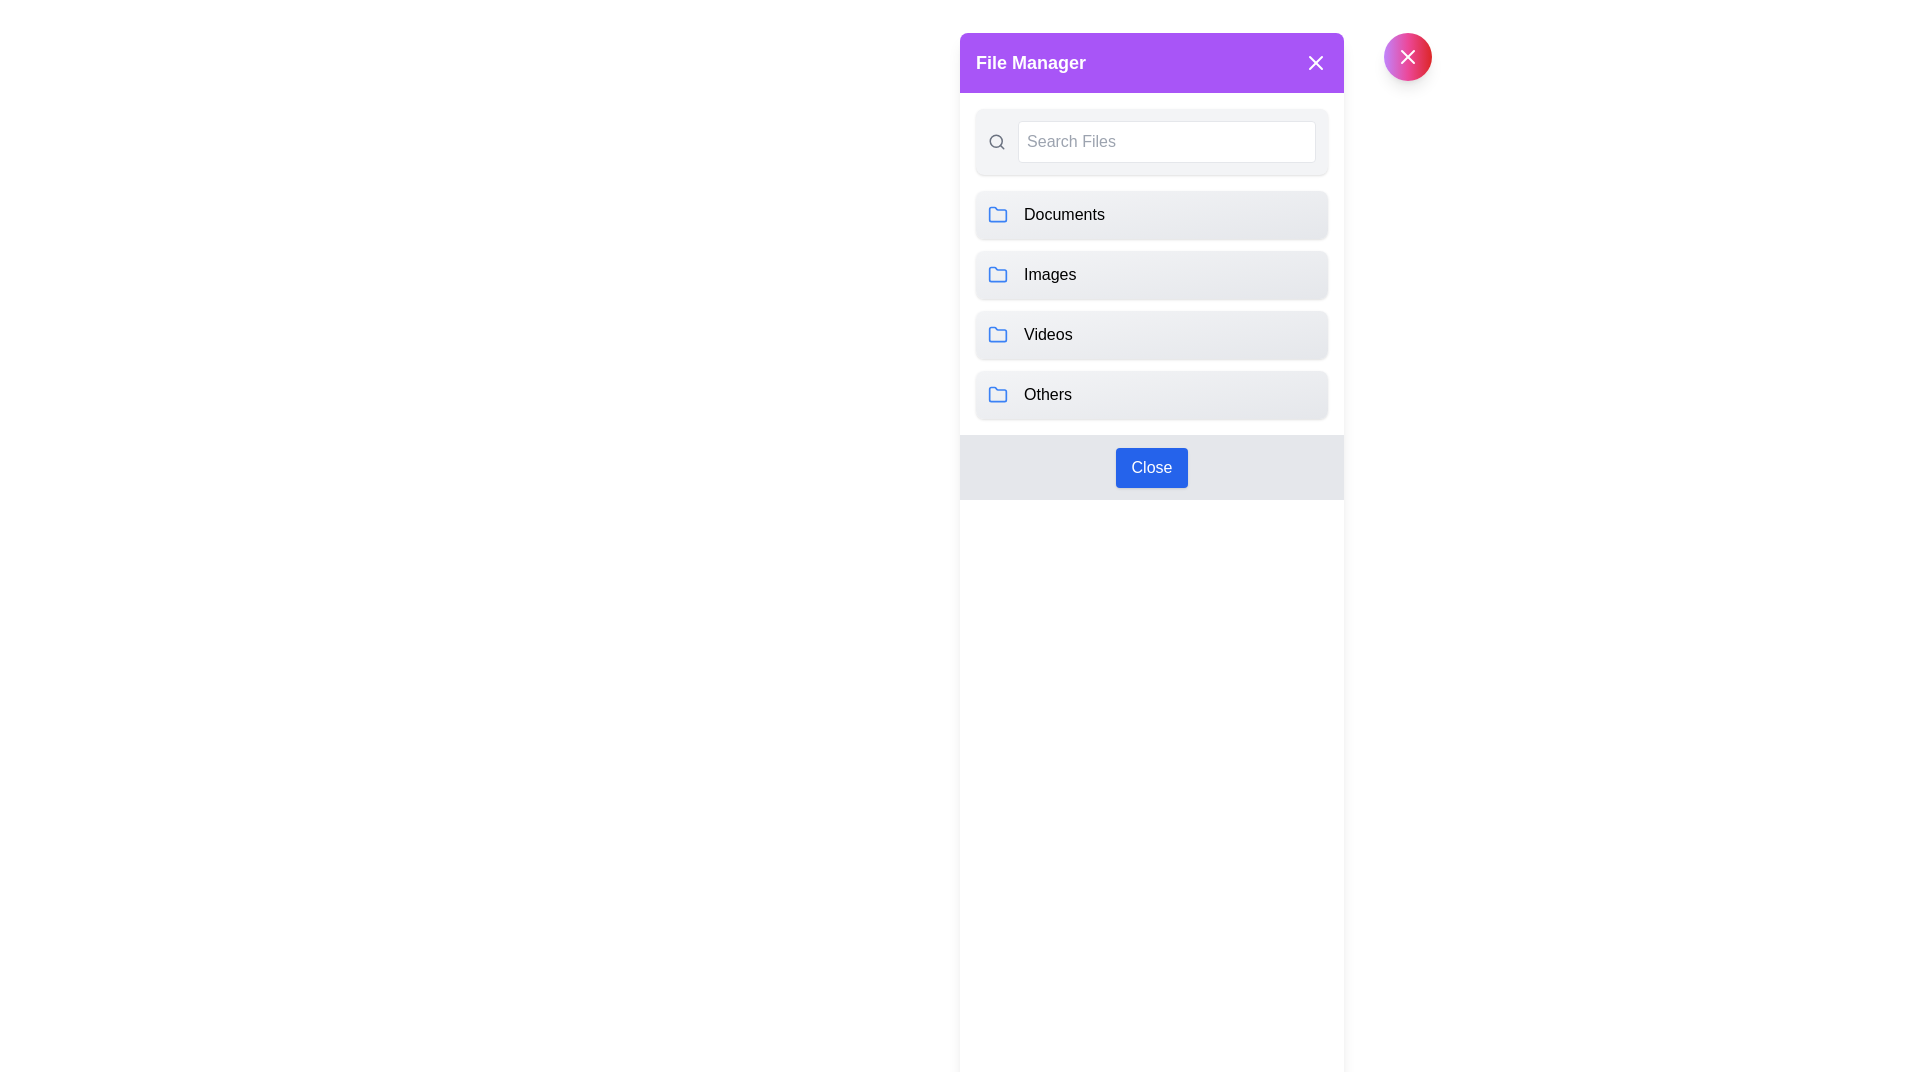 This screenshot has width=1920, height=1080. What do you see at coordinates (998, 394) in the screenshot?
I see `the 'Others' folder icon located in the last card of the vertical stack in the file manager interface` at bounding box center [998, 394].